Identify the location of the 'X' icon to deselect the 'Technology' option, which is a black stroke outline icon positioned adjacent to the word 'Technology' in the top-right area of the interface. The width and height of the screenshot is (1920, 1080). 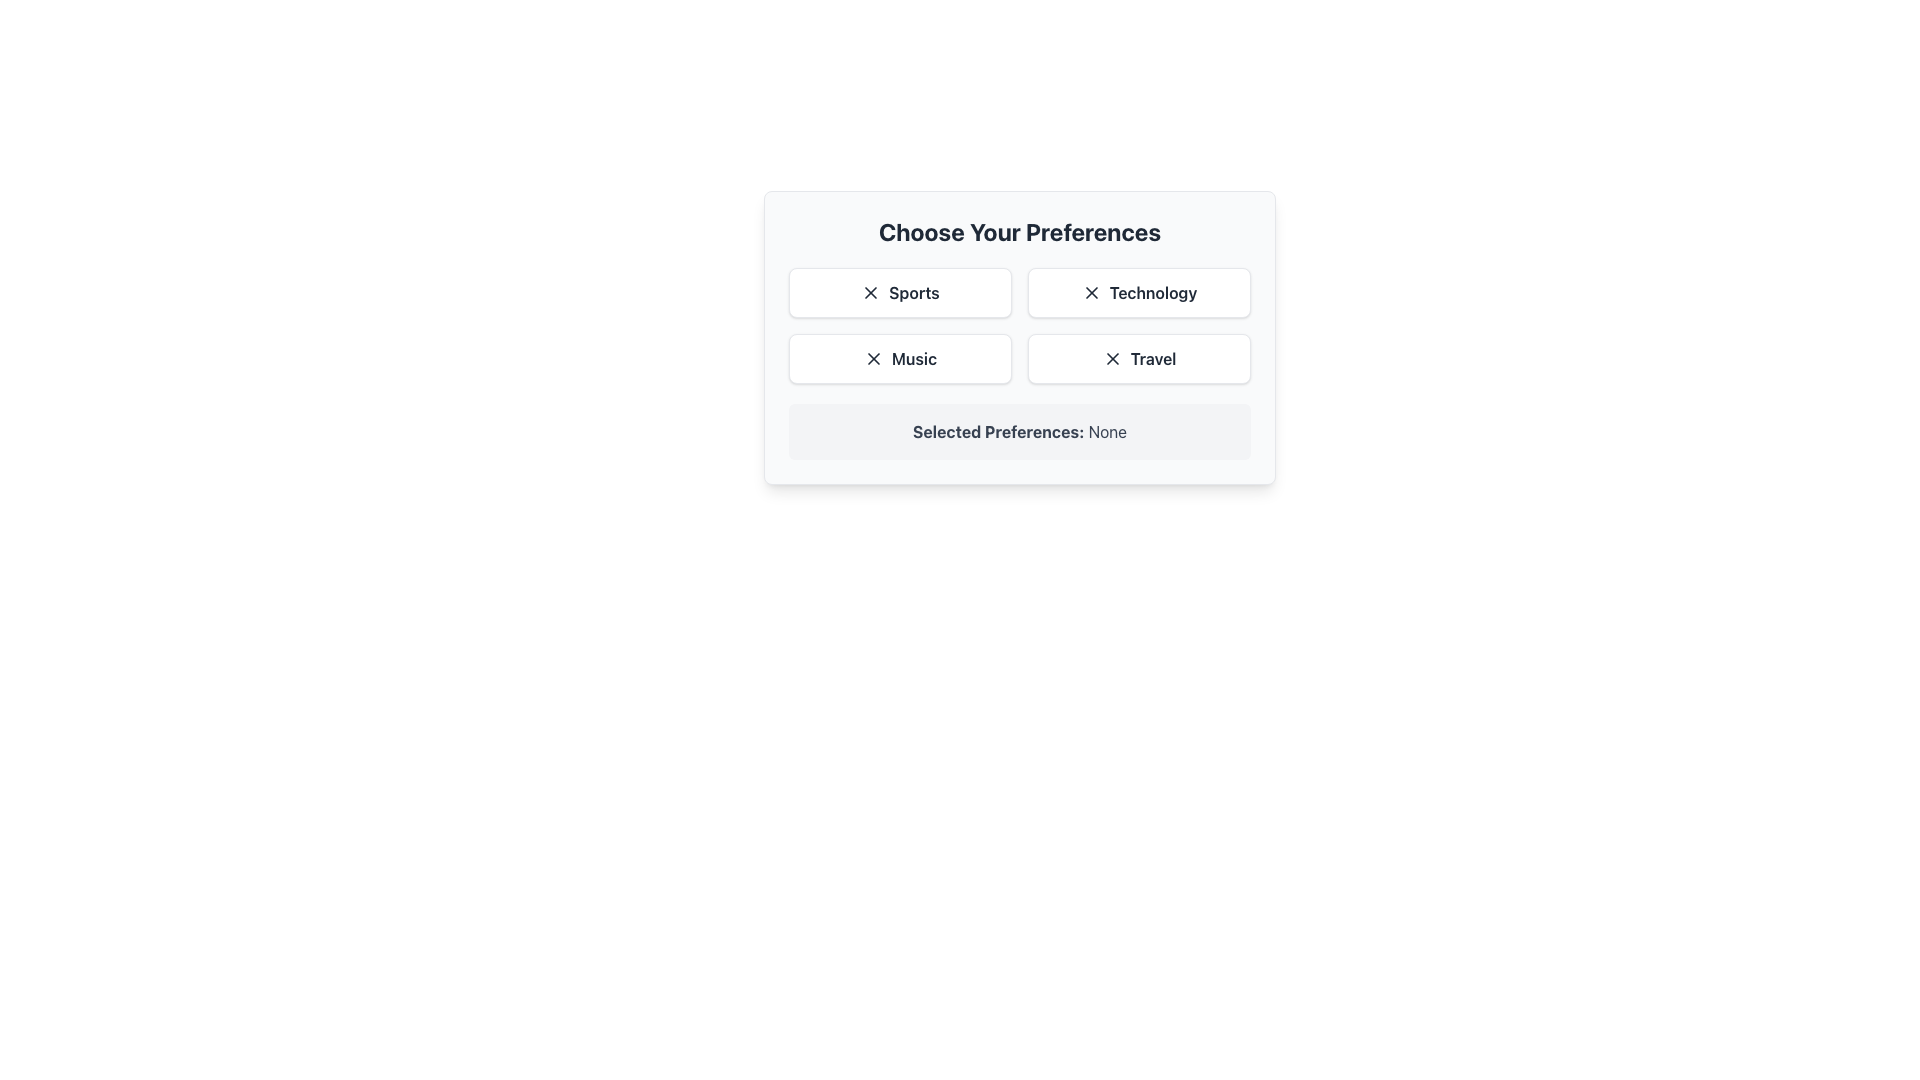
(1090, 293).